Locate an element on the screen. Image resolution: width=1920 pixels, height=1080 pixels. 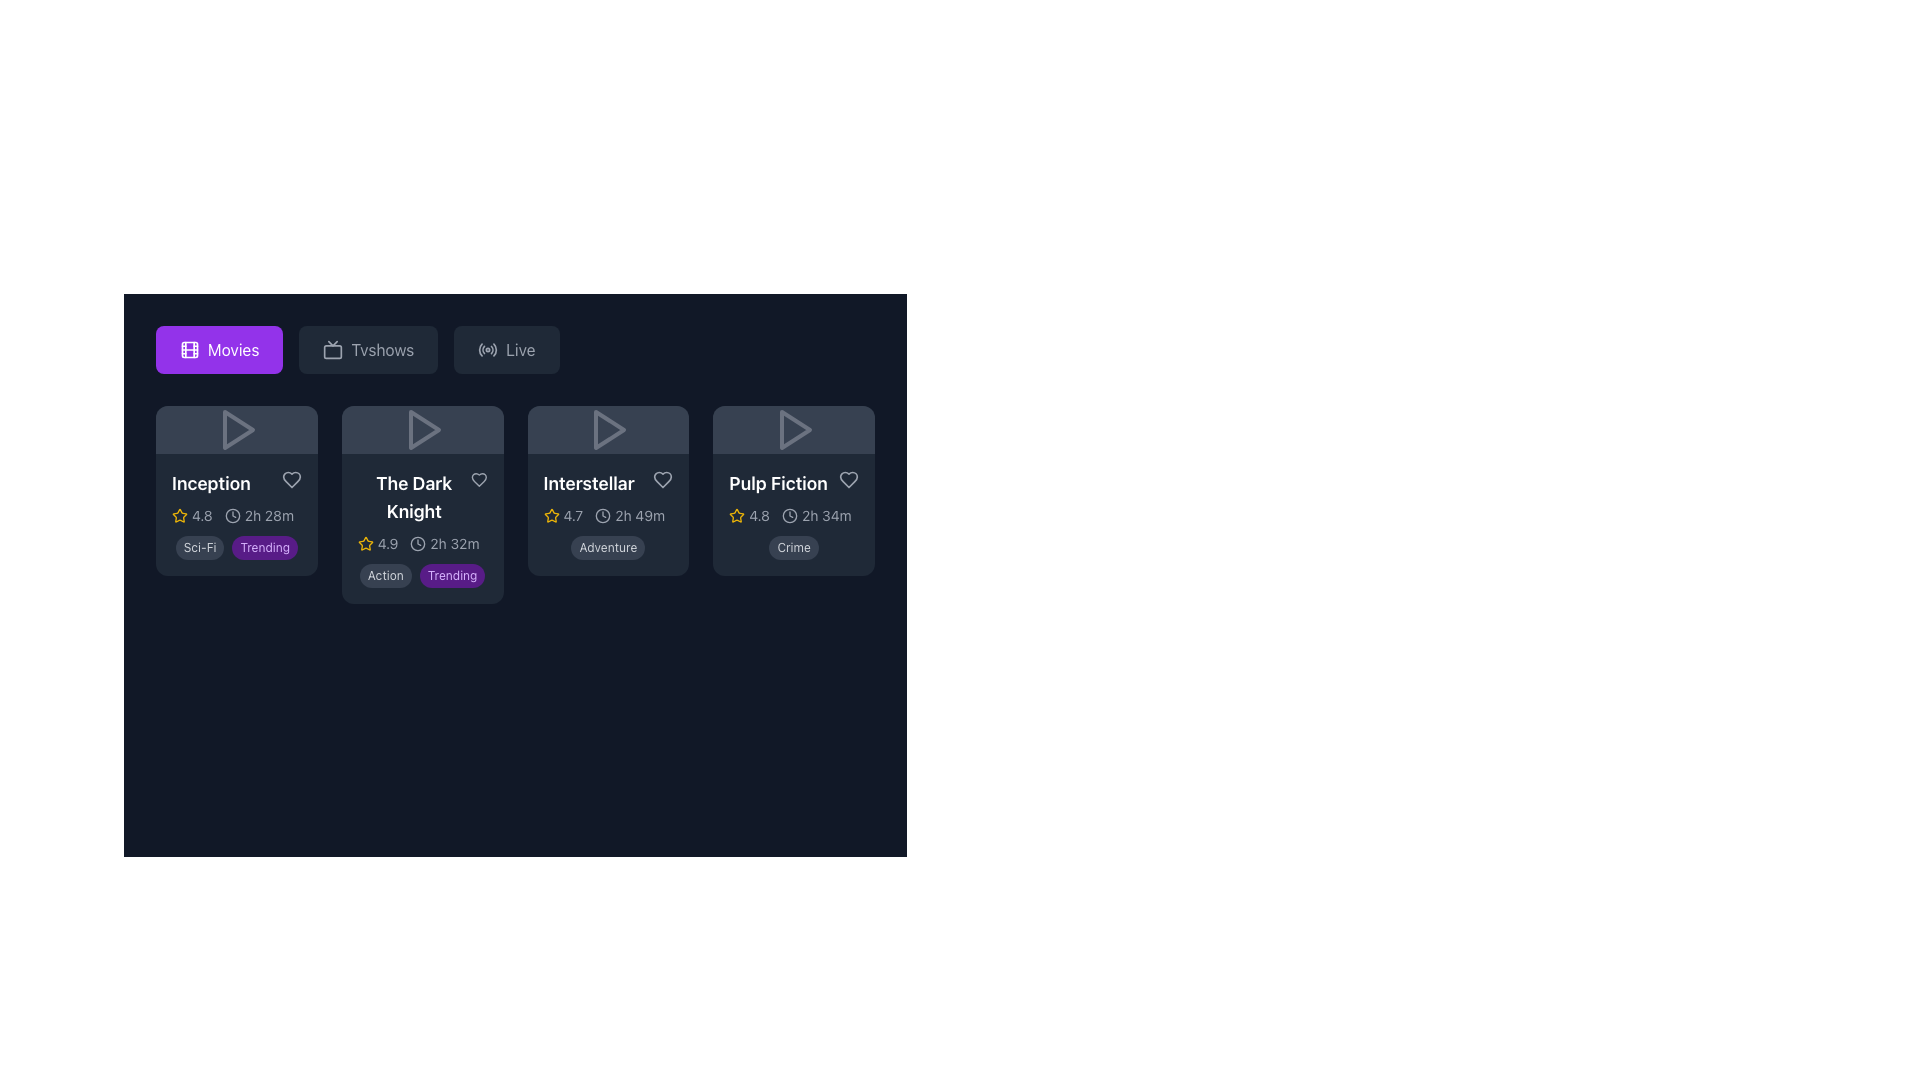
the text label that serves as the title for the movie 'Interstellar', which is positioned centrally within its card just below the movie thumbnail is located at coordinates (588, 483).